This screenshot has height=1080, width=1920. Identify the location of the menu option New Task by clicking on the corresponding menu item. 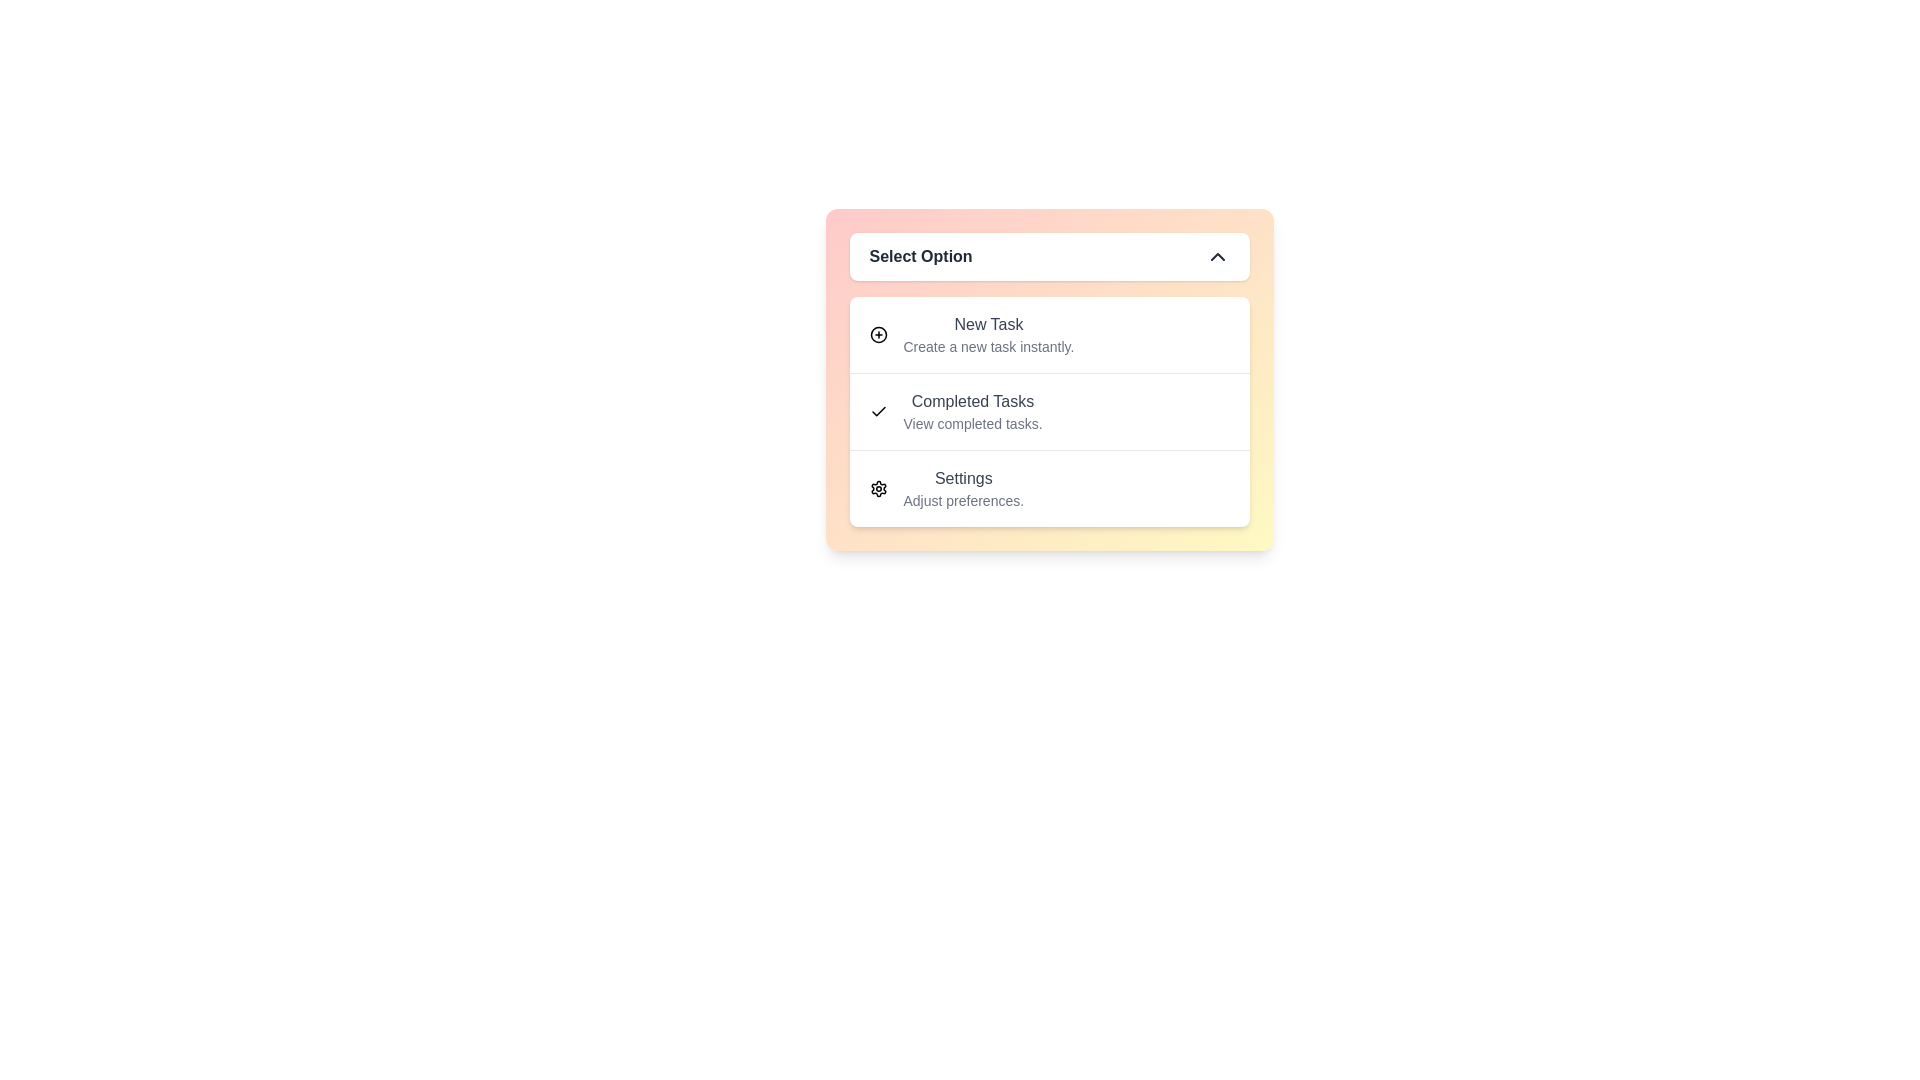
(1048, 334).